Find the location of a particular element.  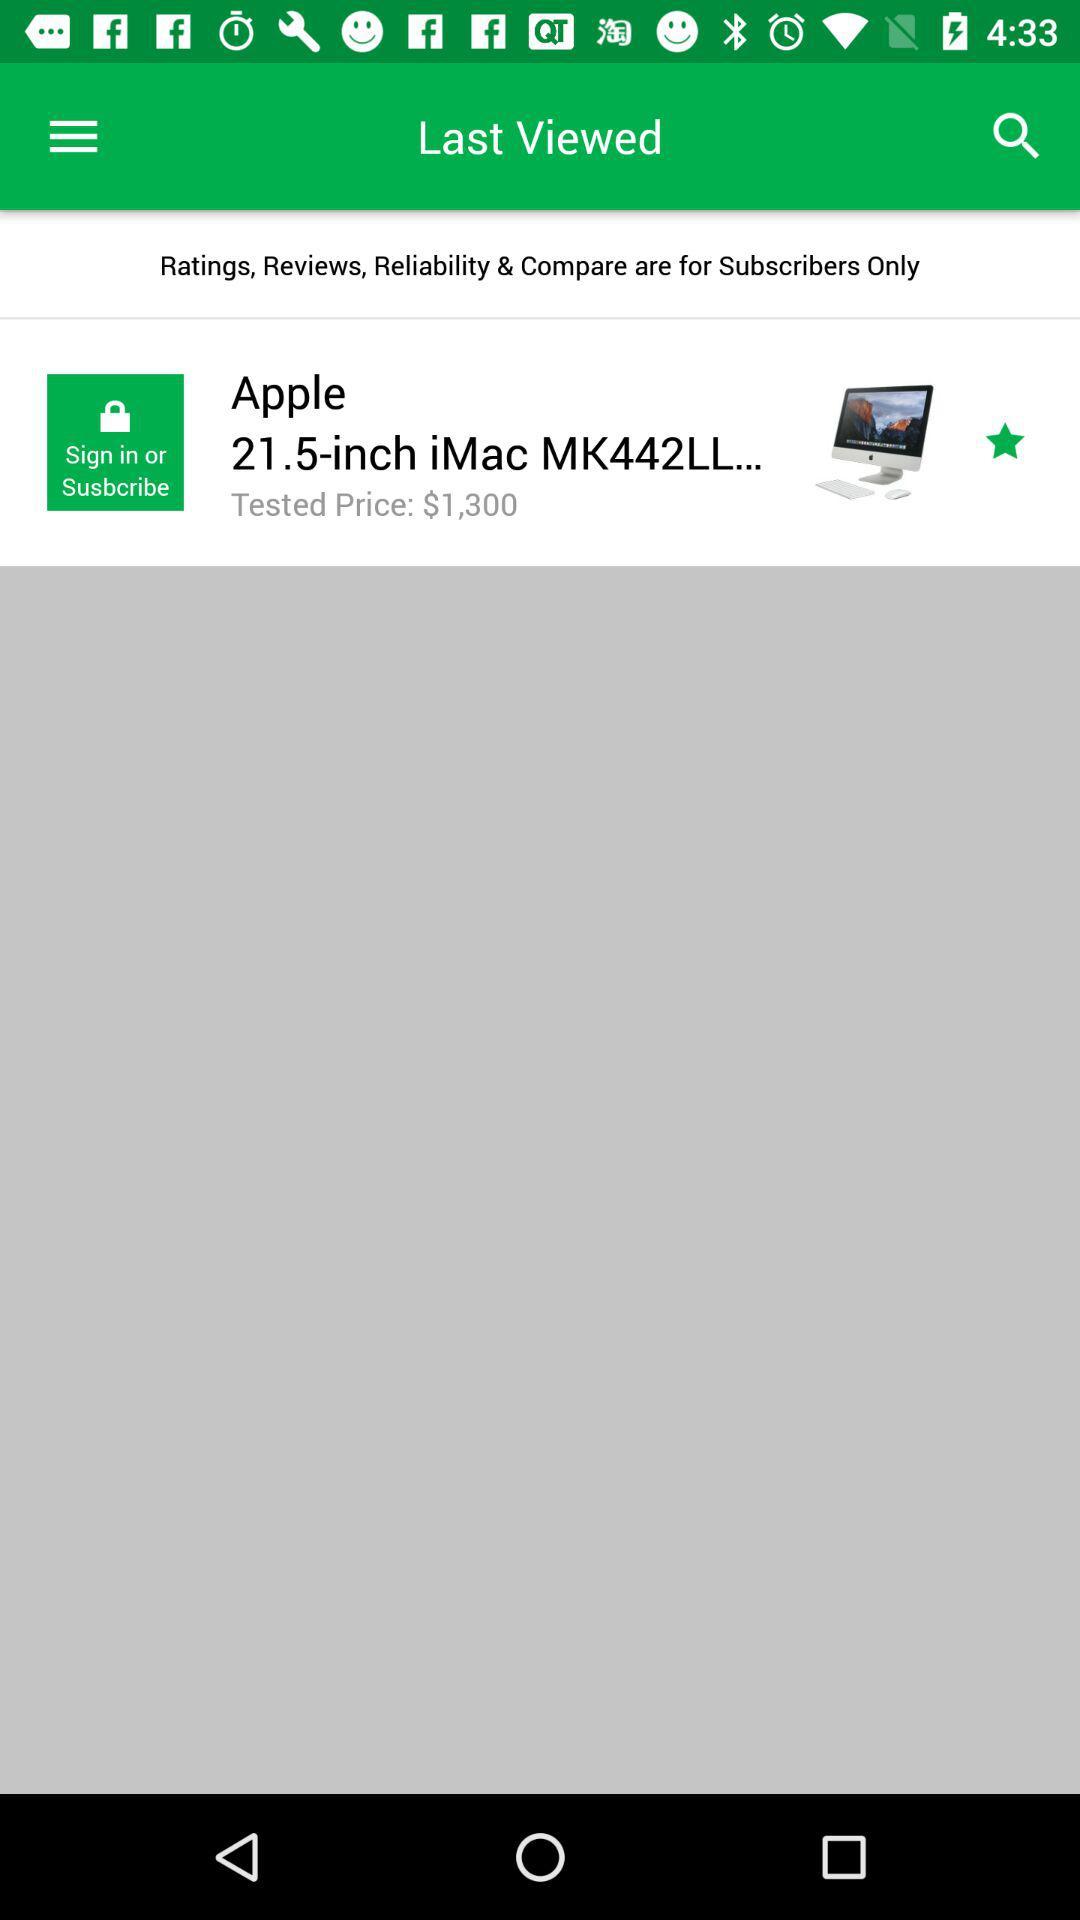

the item next to last viewed icon is located at coordinates (72, 135).